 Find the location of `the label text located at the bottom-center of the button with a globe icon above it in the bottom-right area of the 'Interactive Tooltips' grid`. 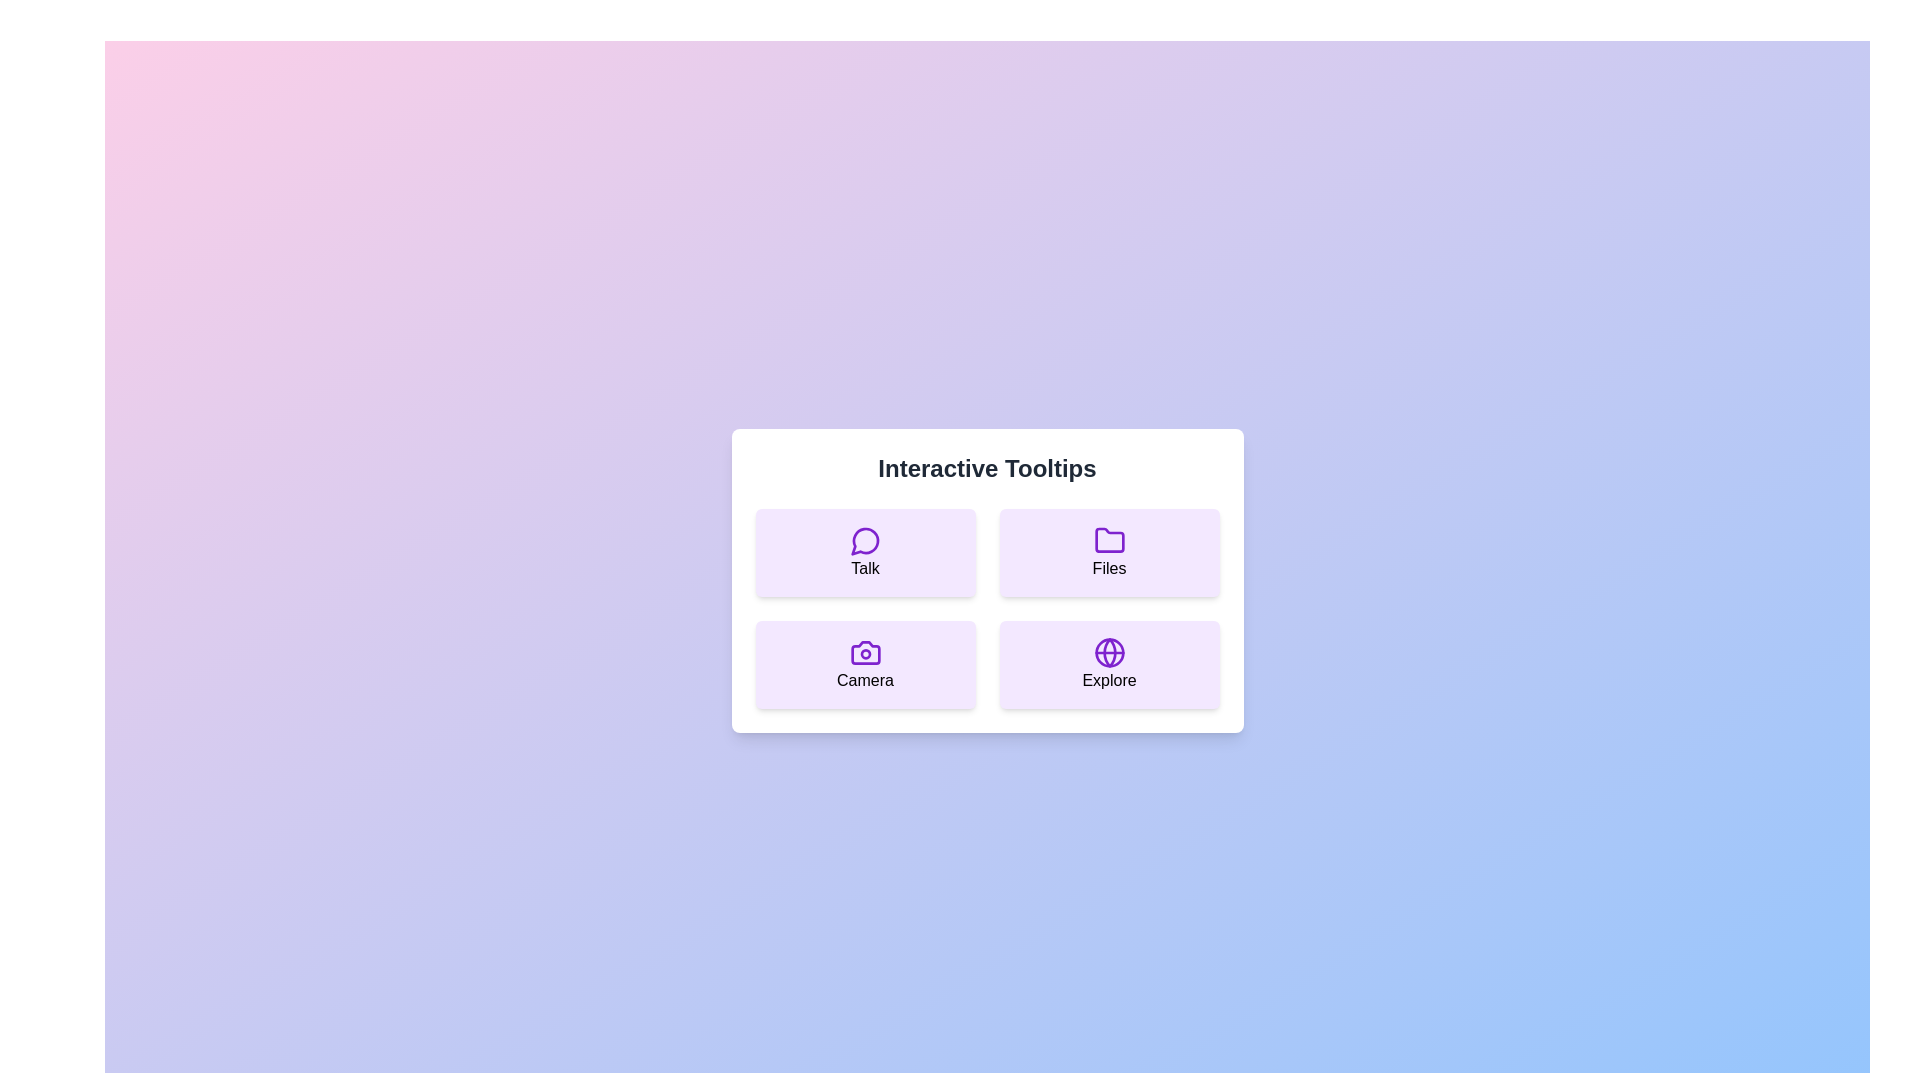

the label text located at the bottom-center of the button with a globe icon above it in the bottom-right area of the 'Interactive Tooltips' grid is located at coordinates (1108, 680).